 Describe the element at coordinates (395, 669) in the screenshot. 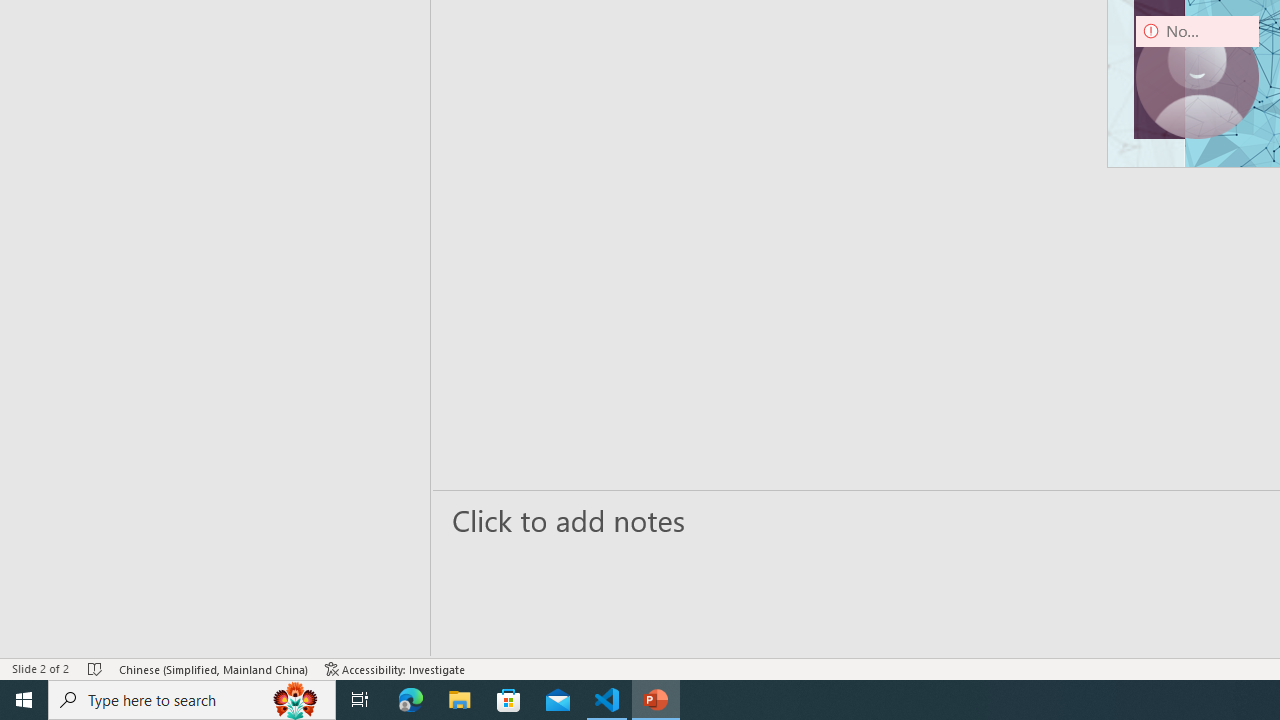

I see `'Accessibility Checker Accessibility: Investigate'` at that location.